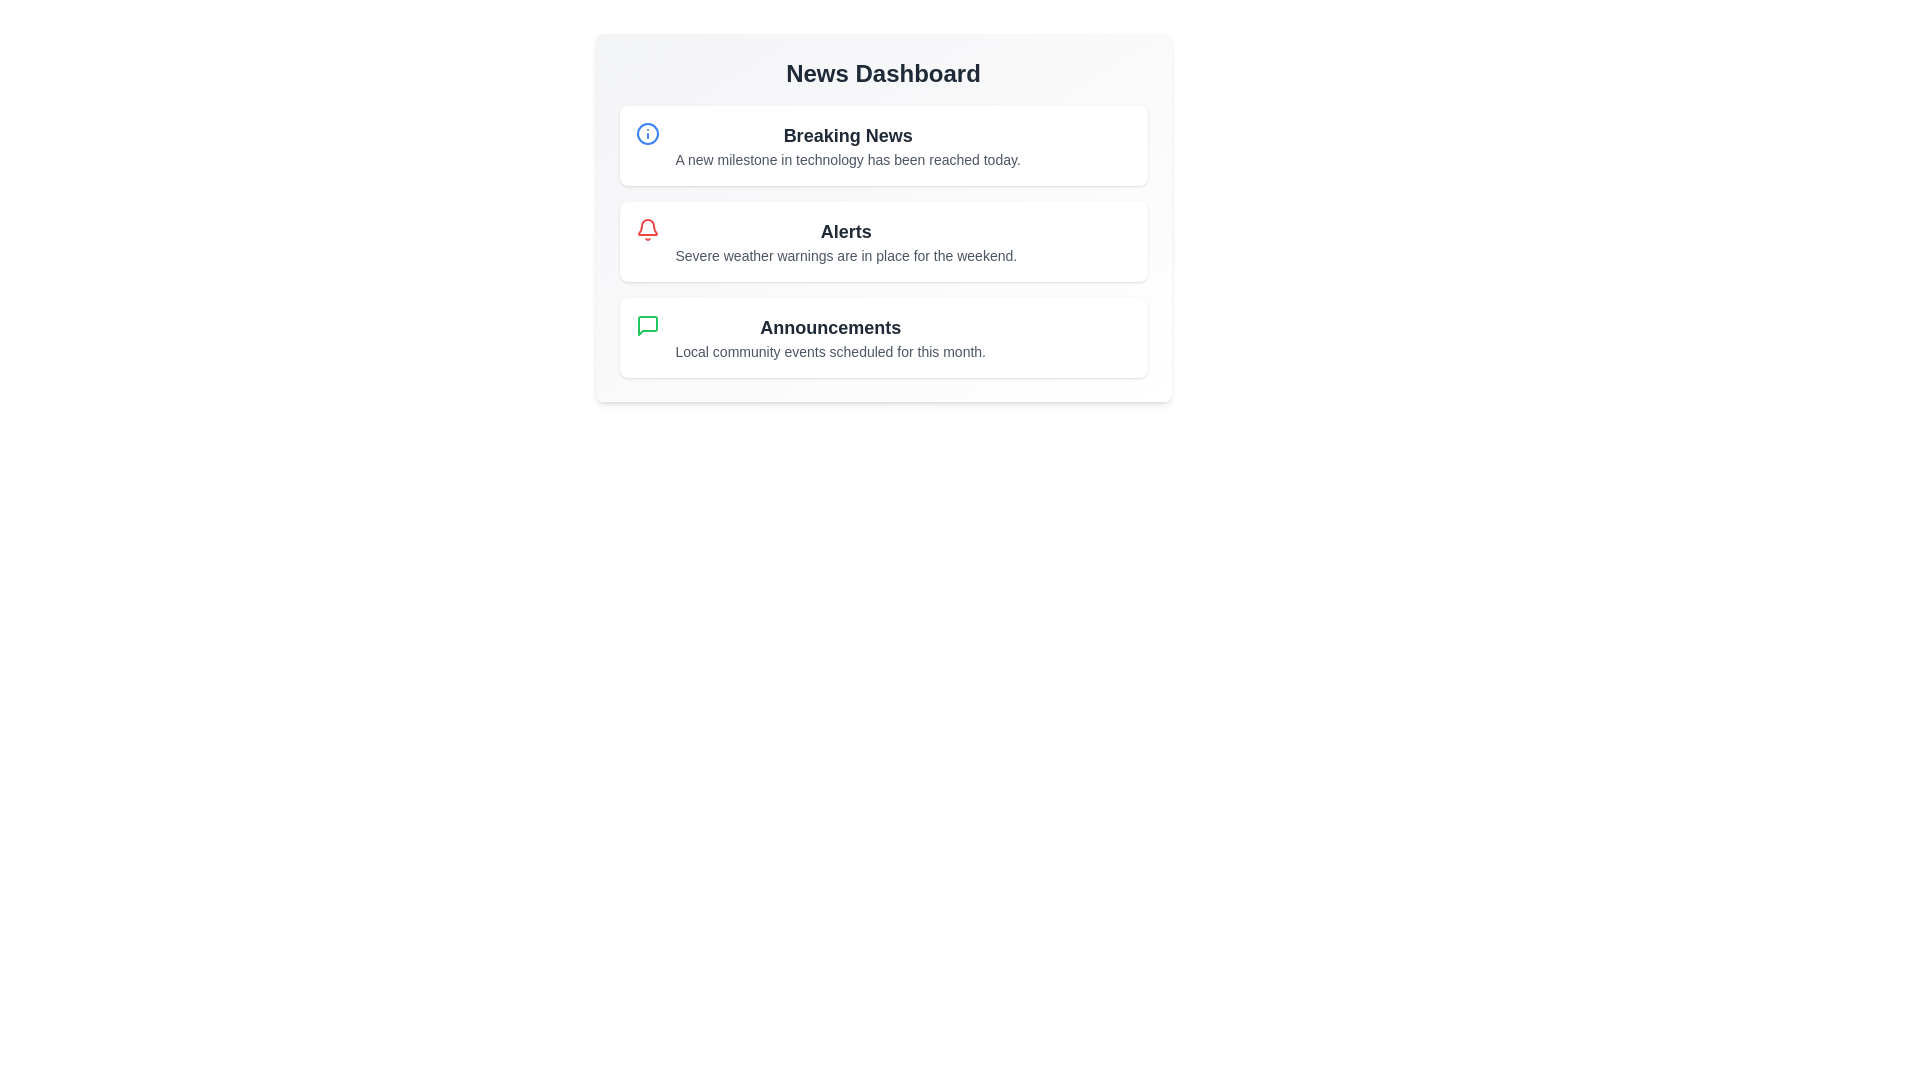 This screenshot has height=1080, width=1920. What do you see at coordinates (848, 135) in the screenshot?
I see `the title 'Breaking News' to interact with it` at bounding box center [848, 135].